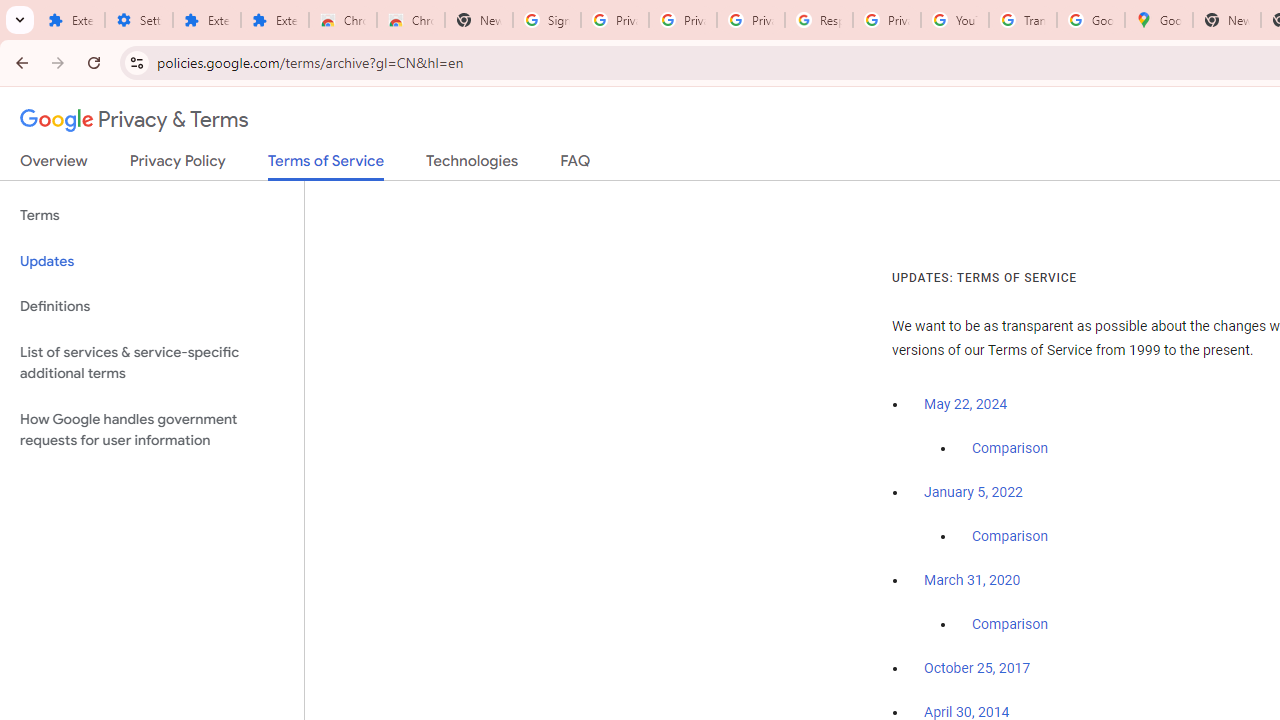 The height and width of the screenshot is (720, 1280). I want to click on 'January 5, 2022', so click(973, 492).